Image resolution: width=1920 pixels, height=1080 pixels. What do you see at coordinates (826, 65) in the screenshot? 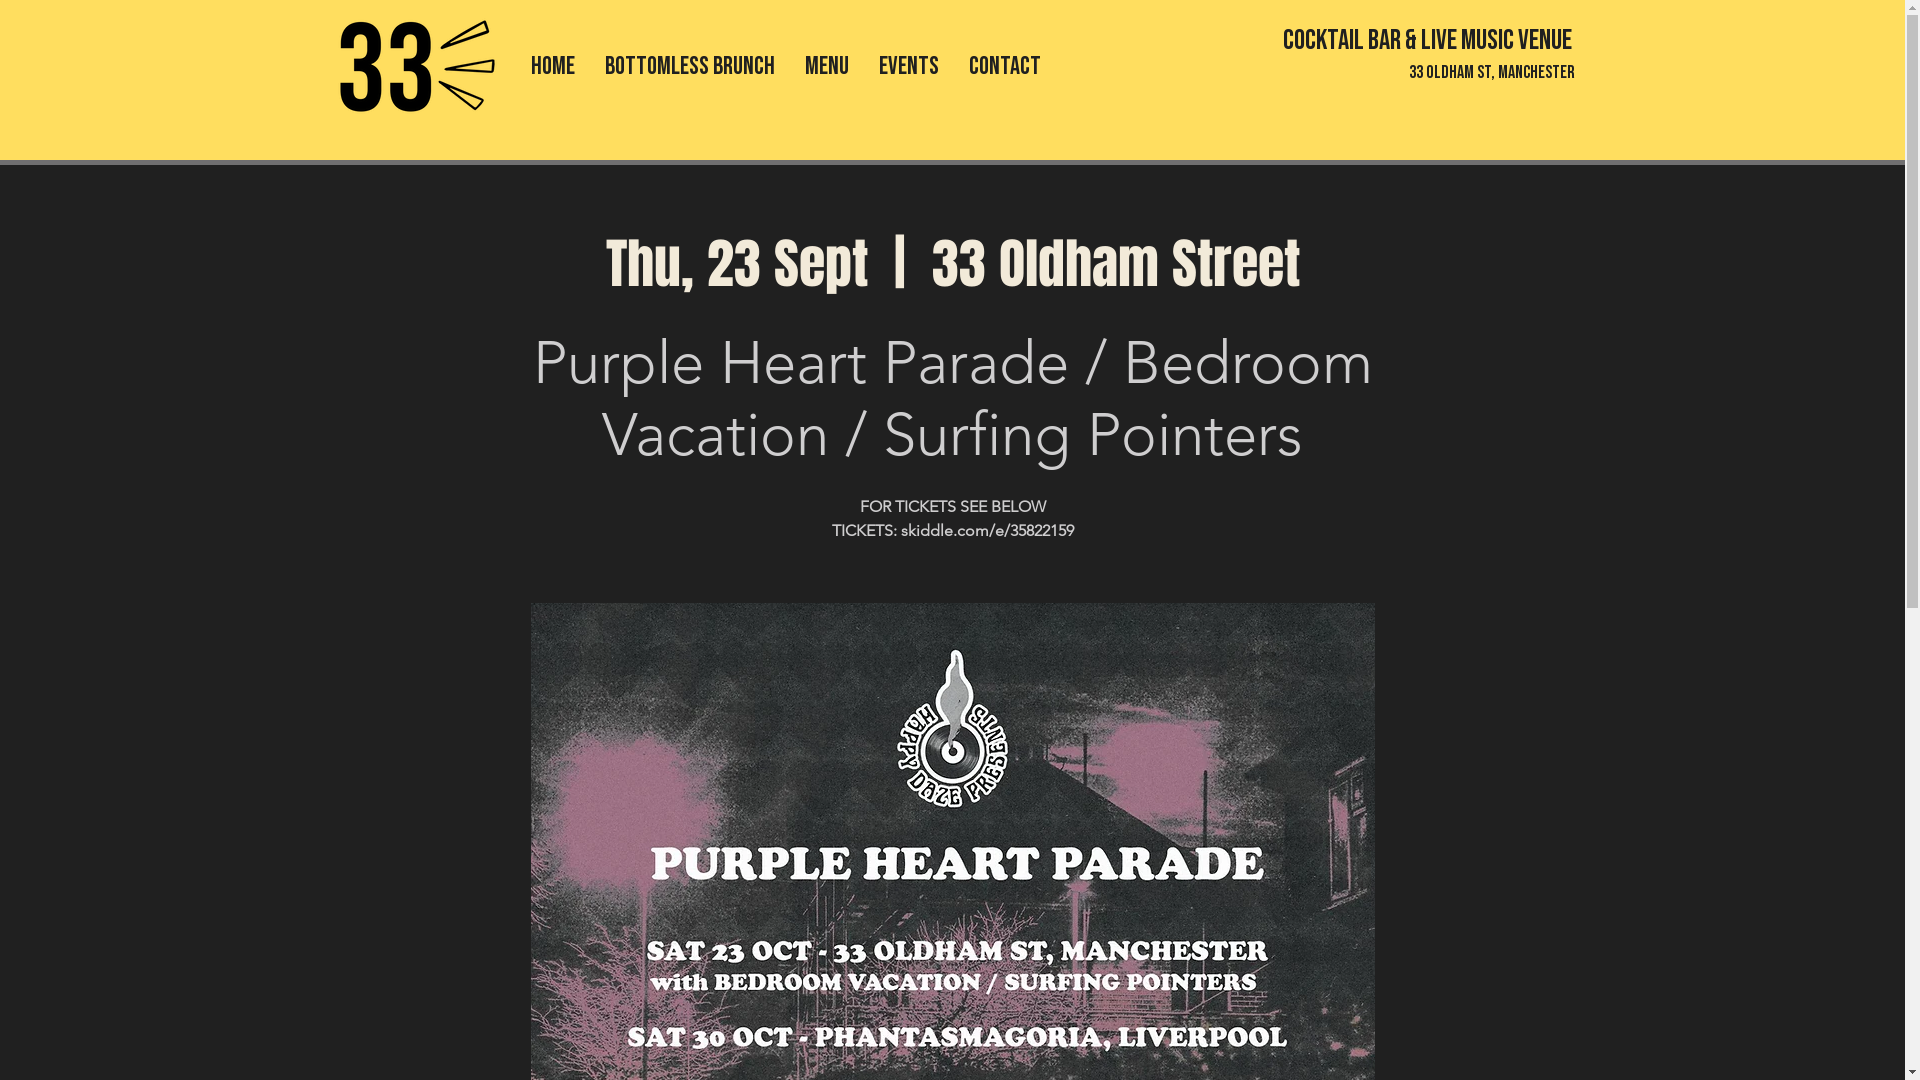
I see `'MENU'` at bounding box center [826, 65].